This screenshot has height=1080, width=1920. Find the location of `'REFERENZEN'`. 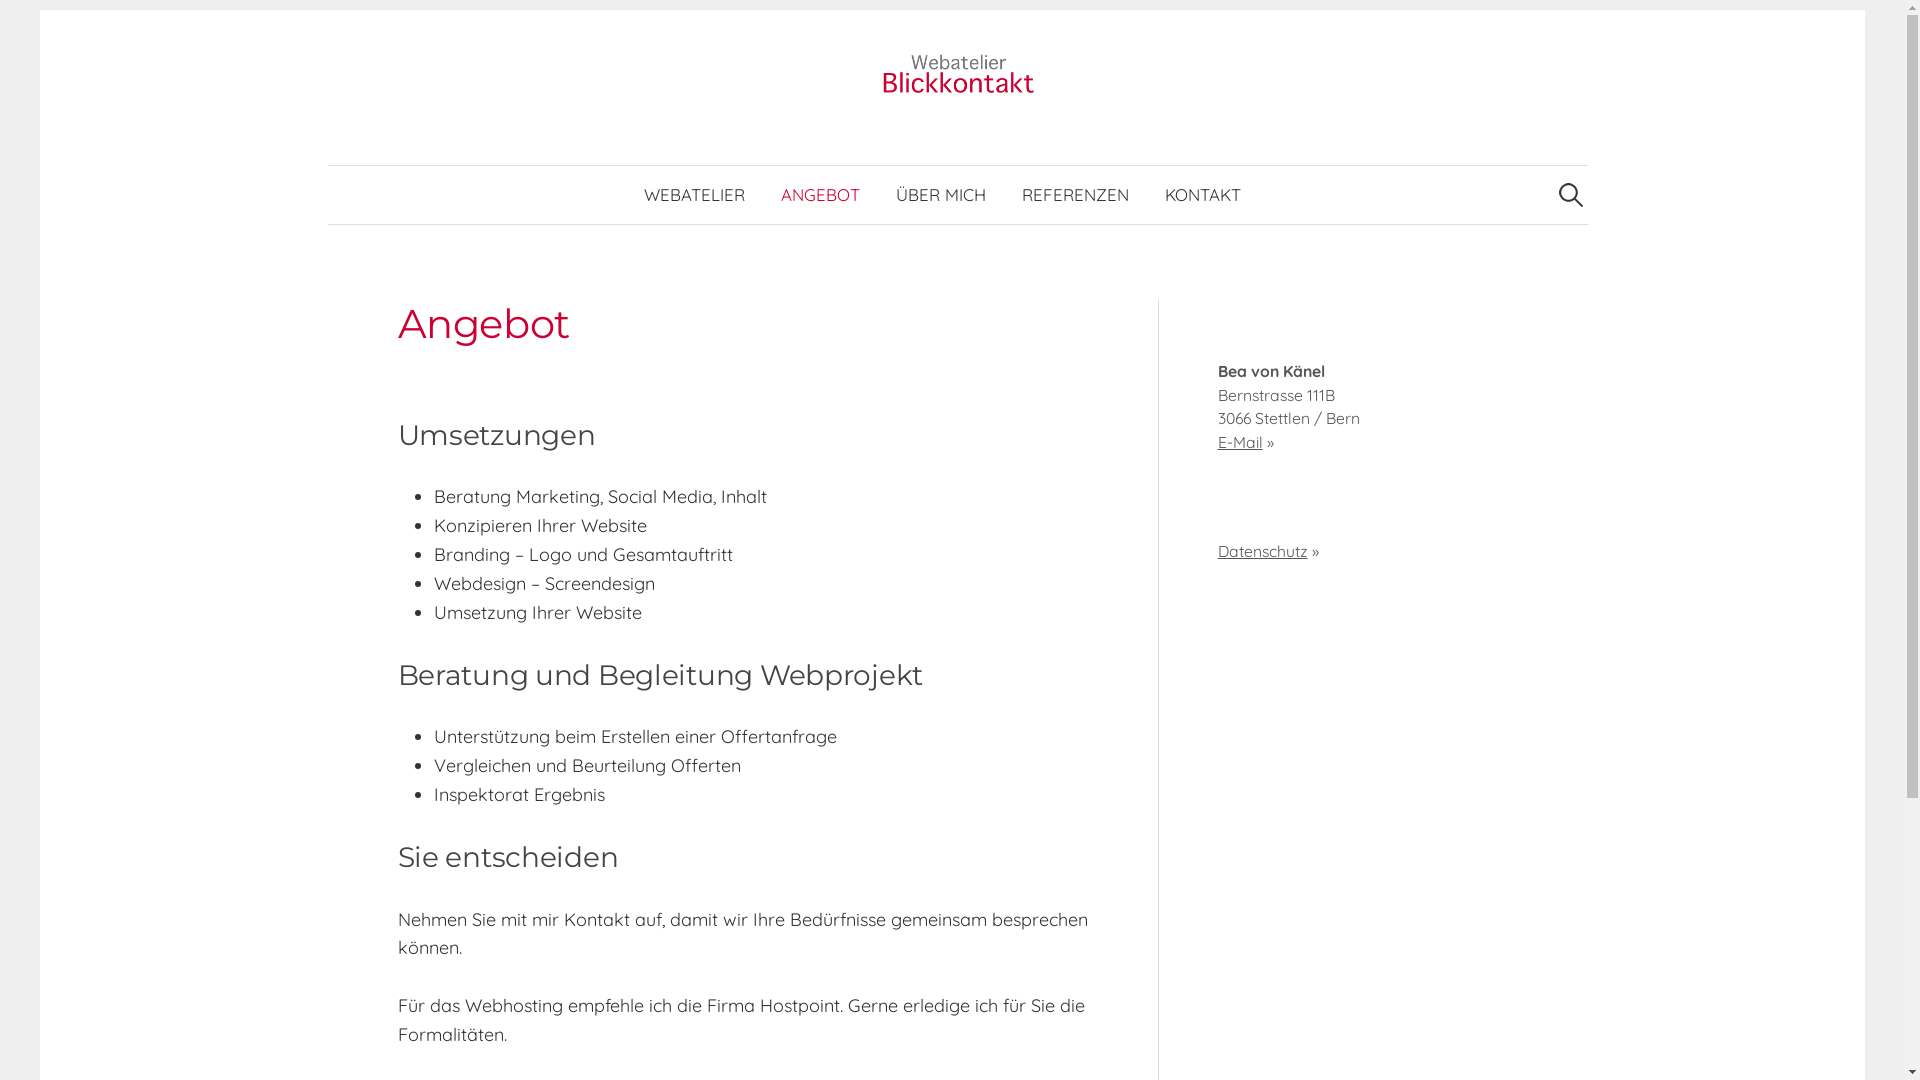

'REFERENZEN' is located at coordinates (1074, 195).